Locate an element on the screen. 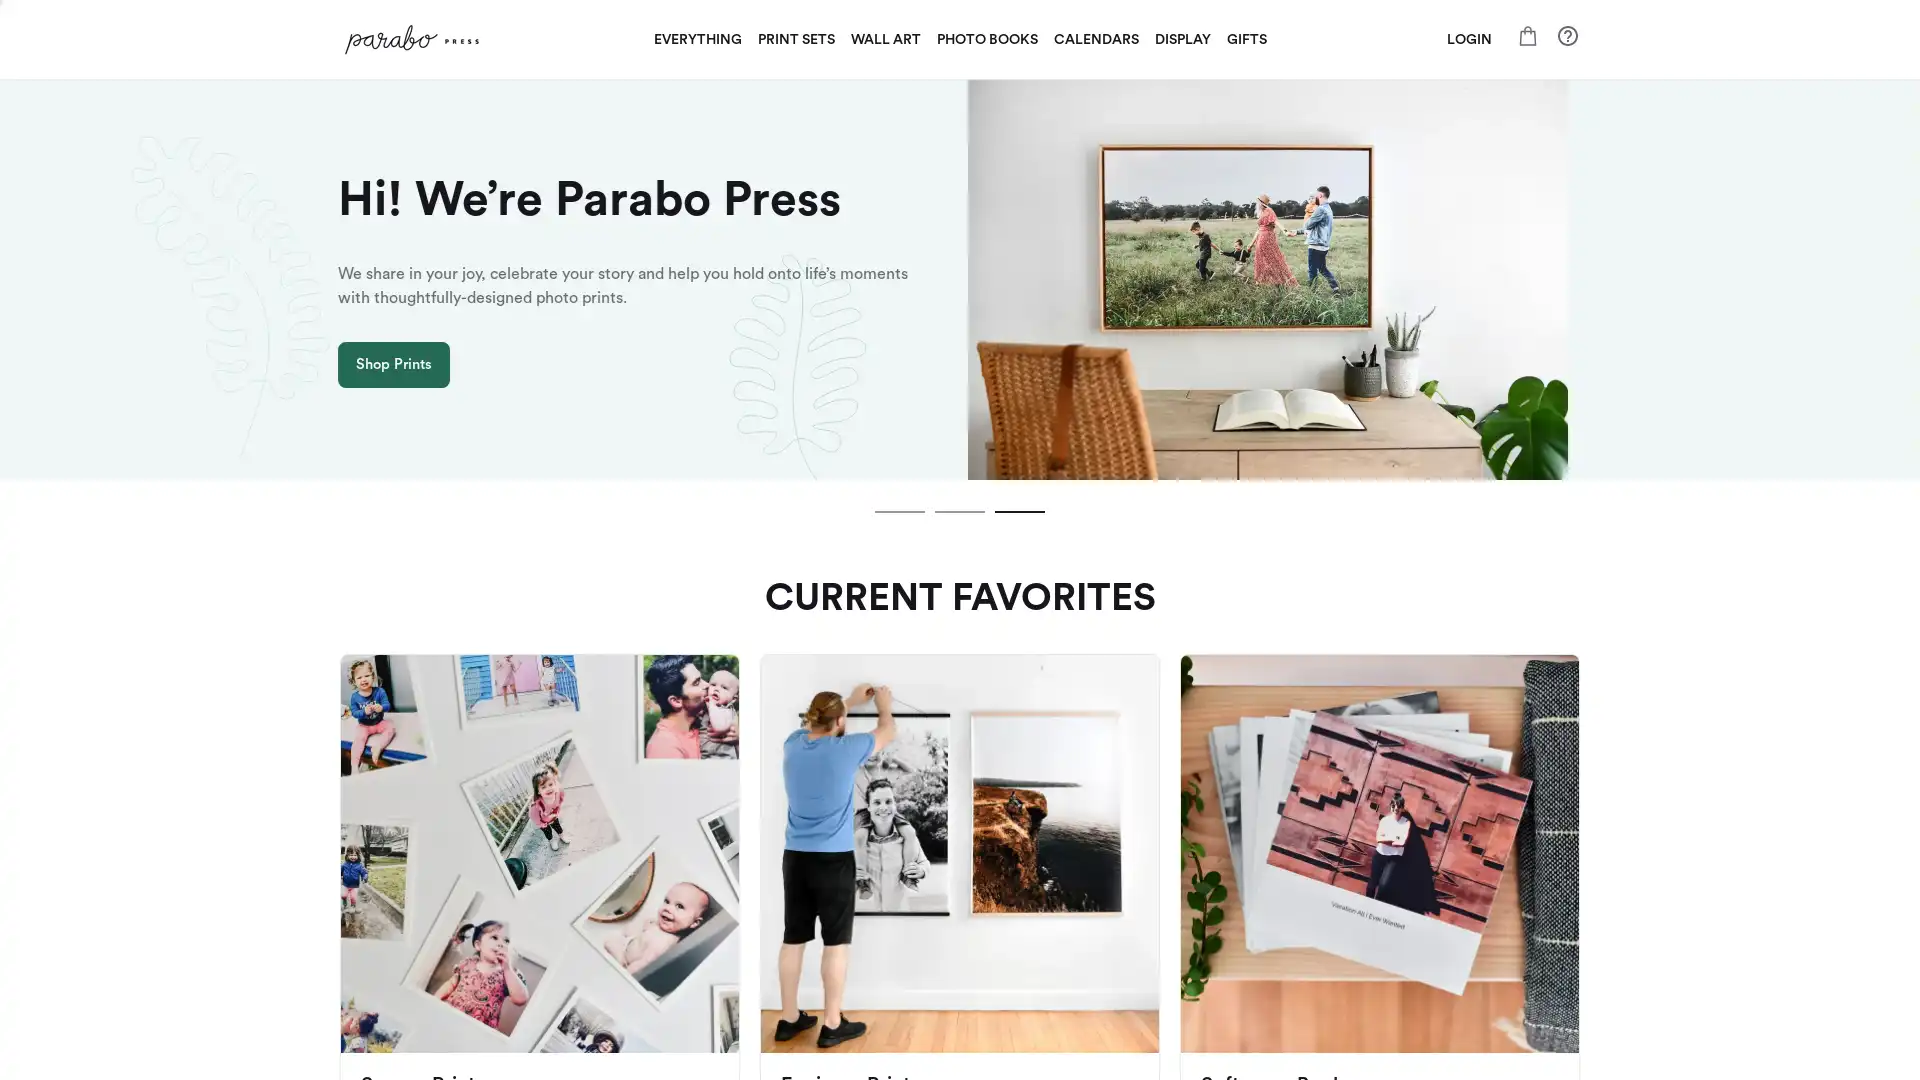 This screenshot has height=1080, width=1920. slide dot is located at coordinates (899, 511).